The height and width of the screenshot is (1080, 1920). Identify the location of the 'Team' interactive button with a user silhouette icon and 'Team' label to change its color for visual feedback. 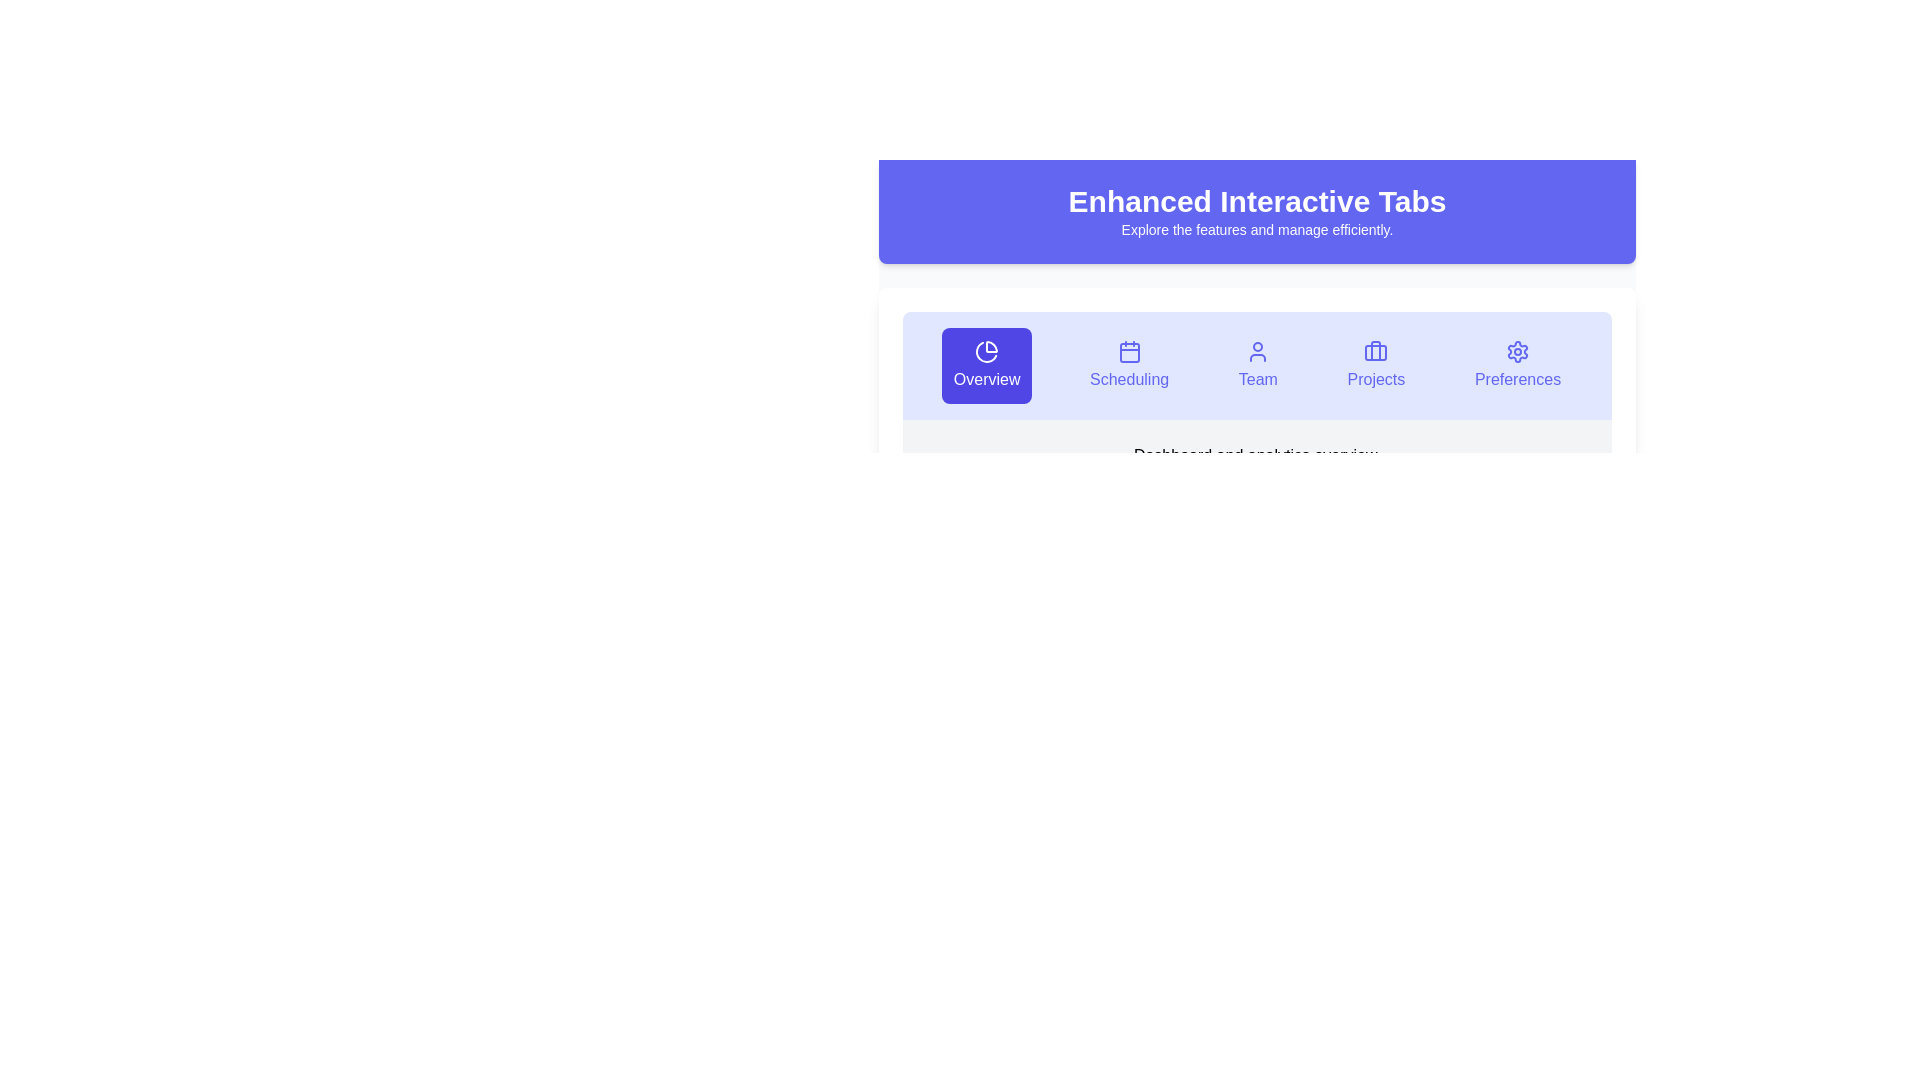
(1257, 366).